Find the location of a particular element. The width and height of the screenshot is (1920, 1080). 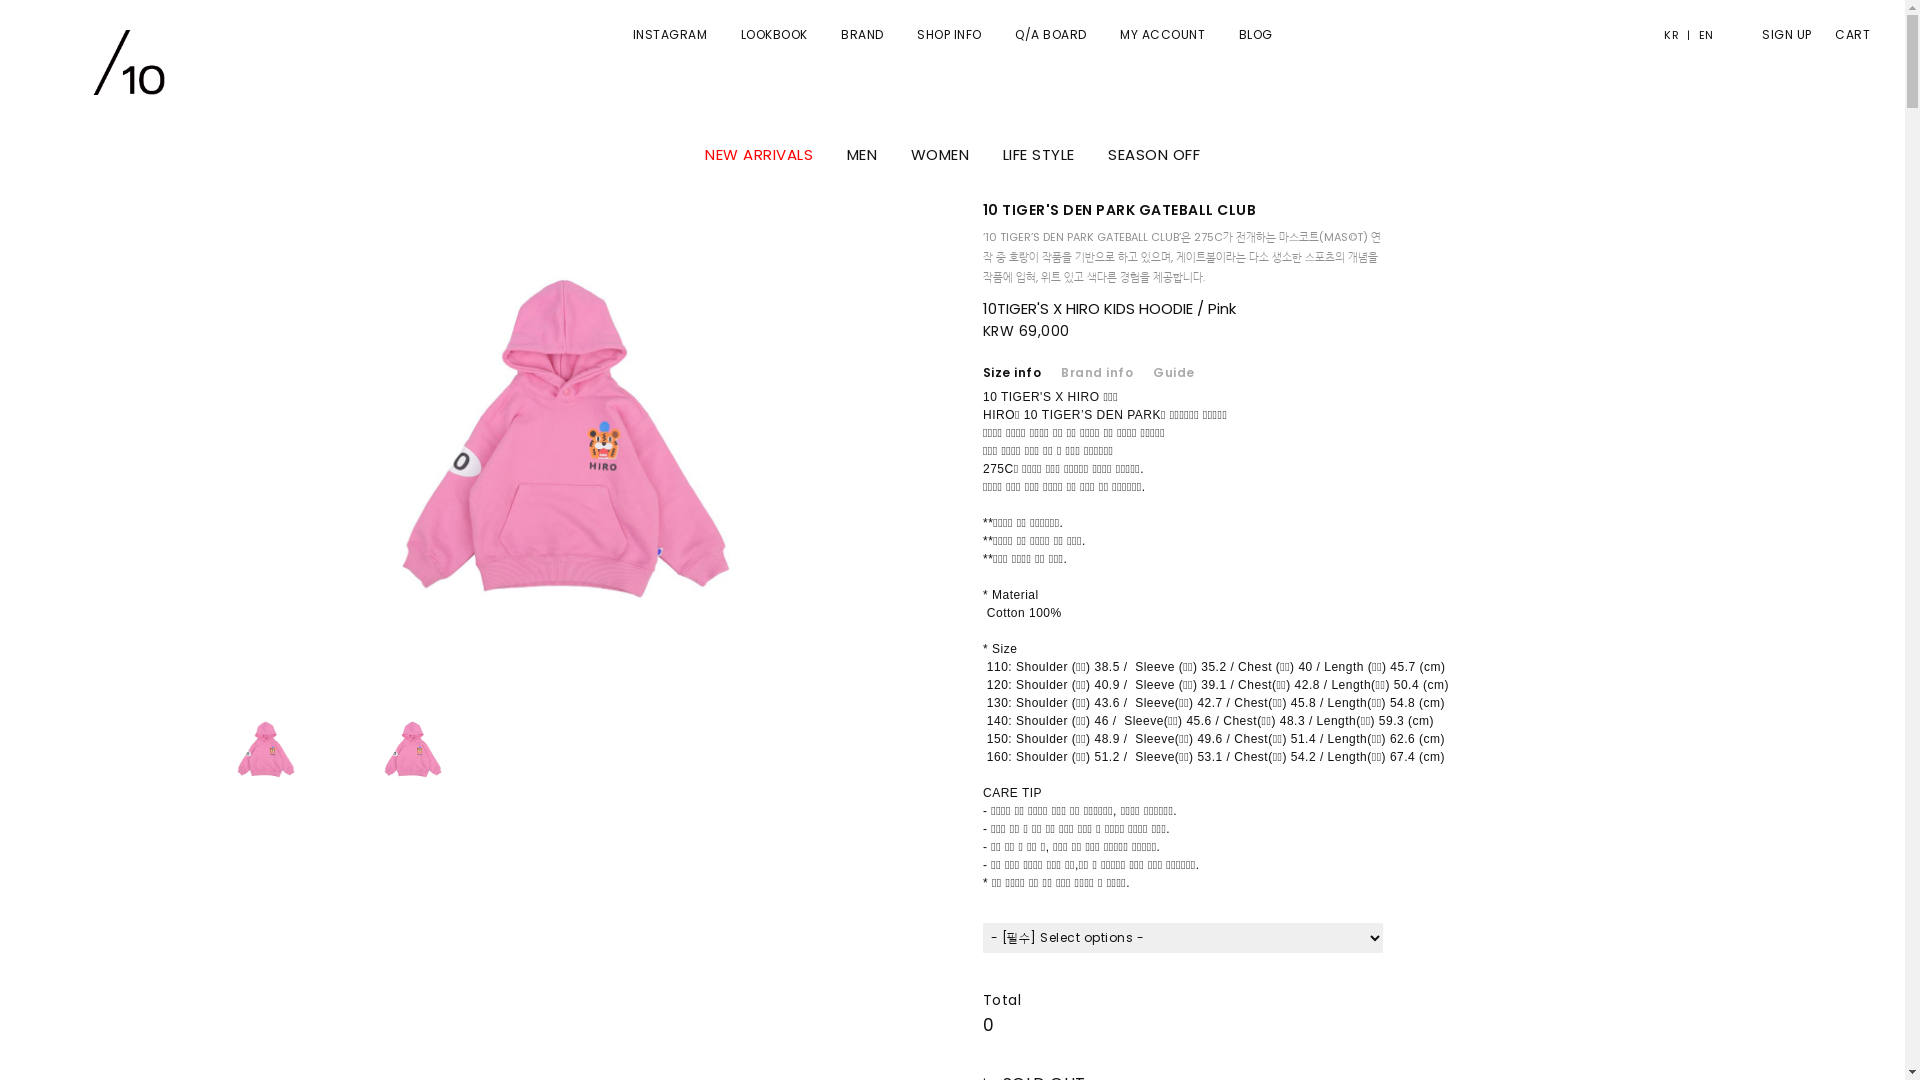

'SHOP INFO' is located at coordinates (948, 34).